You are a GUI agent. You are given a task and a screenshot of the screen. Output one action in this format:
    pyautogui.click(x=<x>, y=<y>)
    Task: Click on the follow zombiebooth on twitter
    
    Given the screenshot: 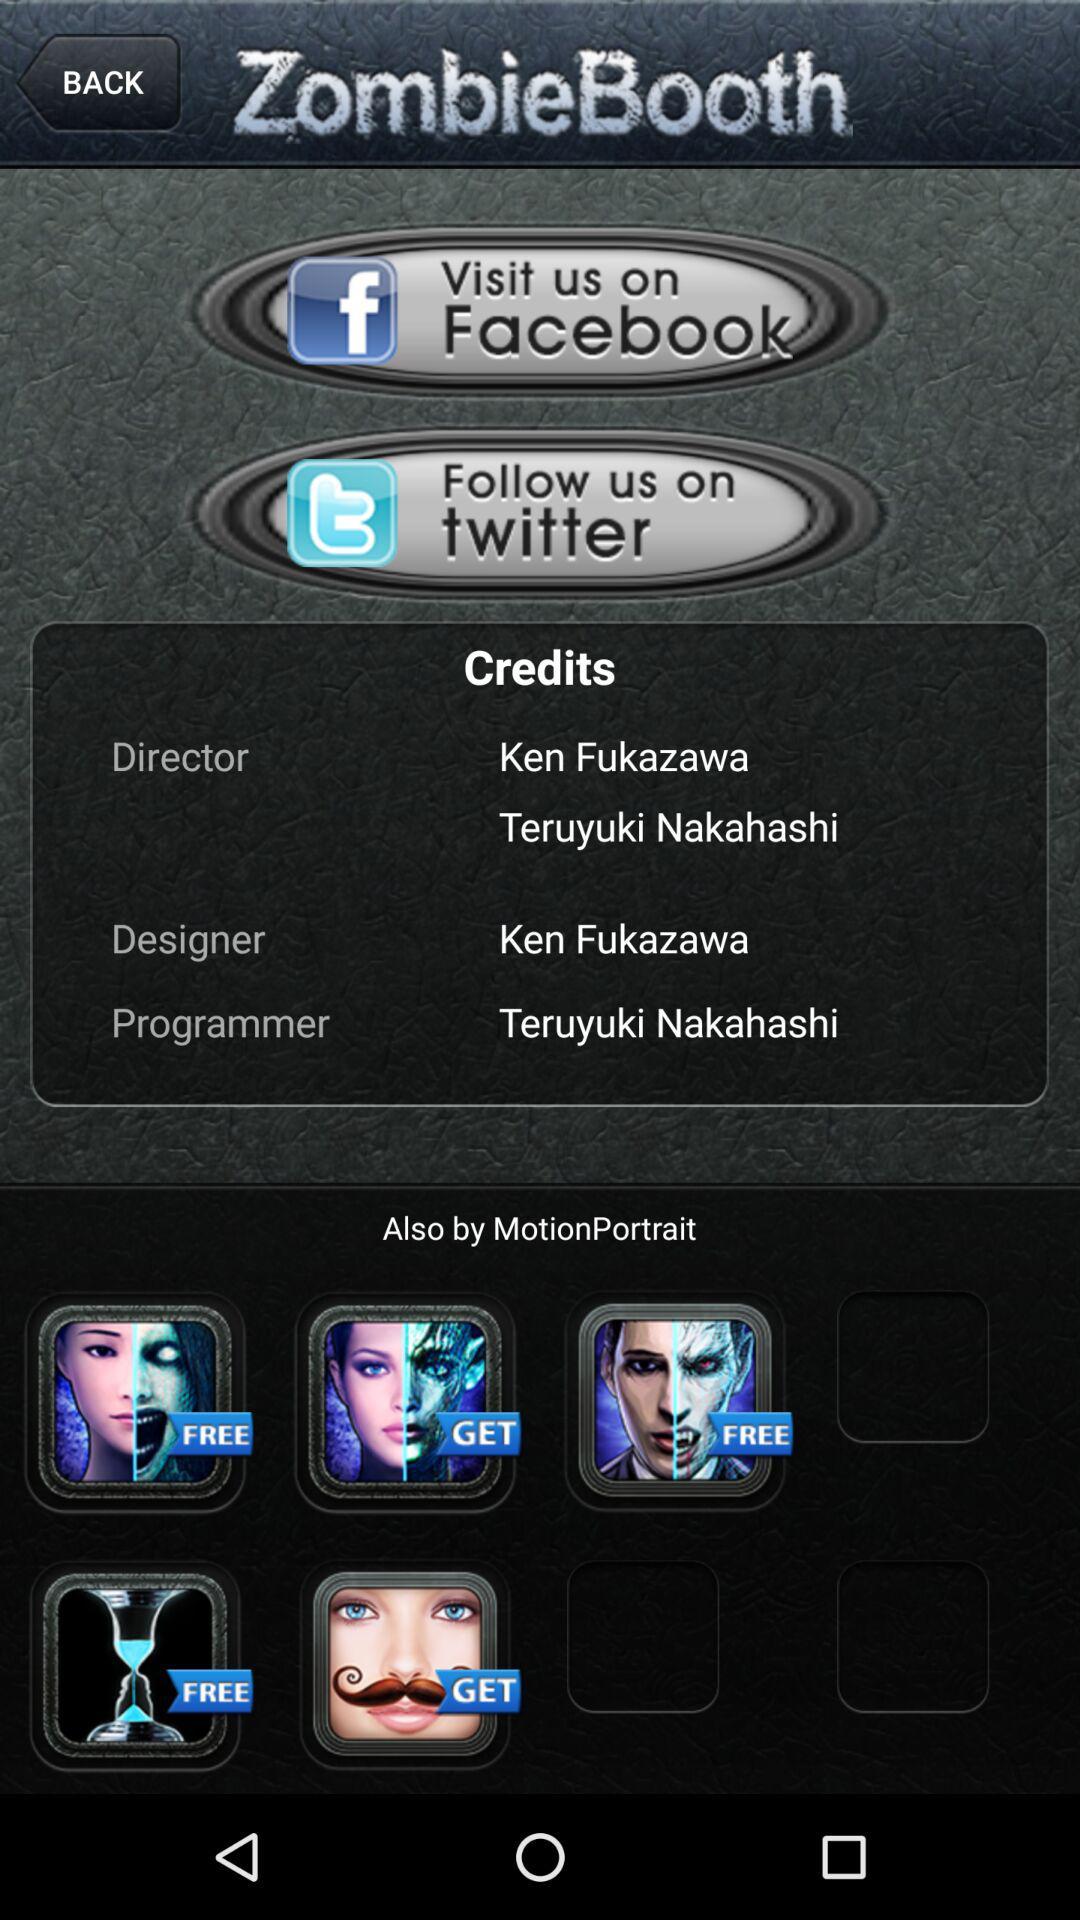 What is the action you would take?
    pyautogui.click(x=540, y=513)
    